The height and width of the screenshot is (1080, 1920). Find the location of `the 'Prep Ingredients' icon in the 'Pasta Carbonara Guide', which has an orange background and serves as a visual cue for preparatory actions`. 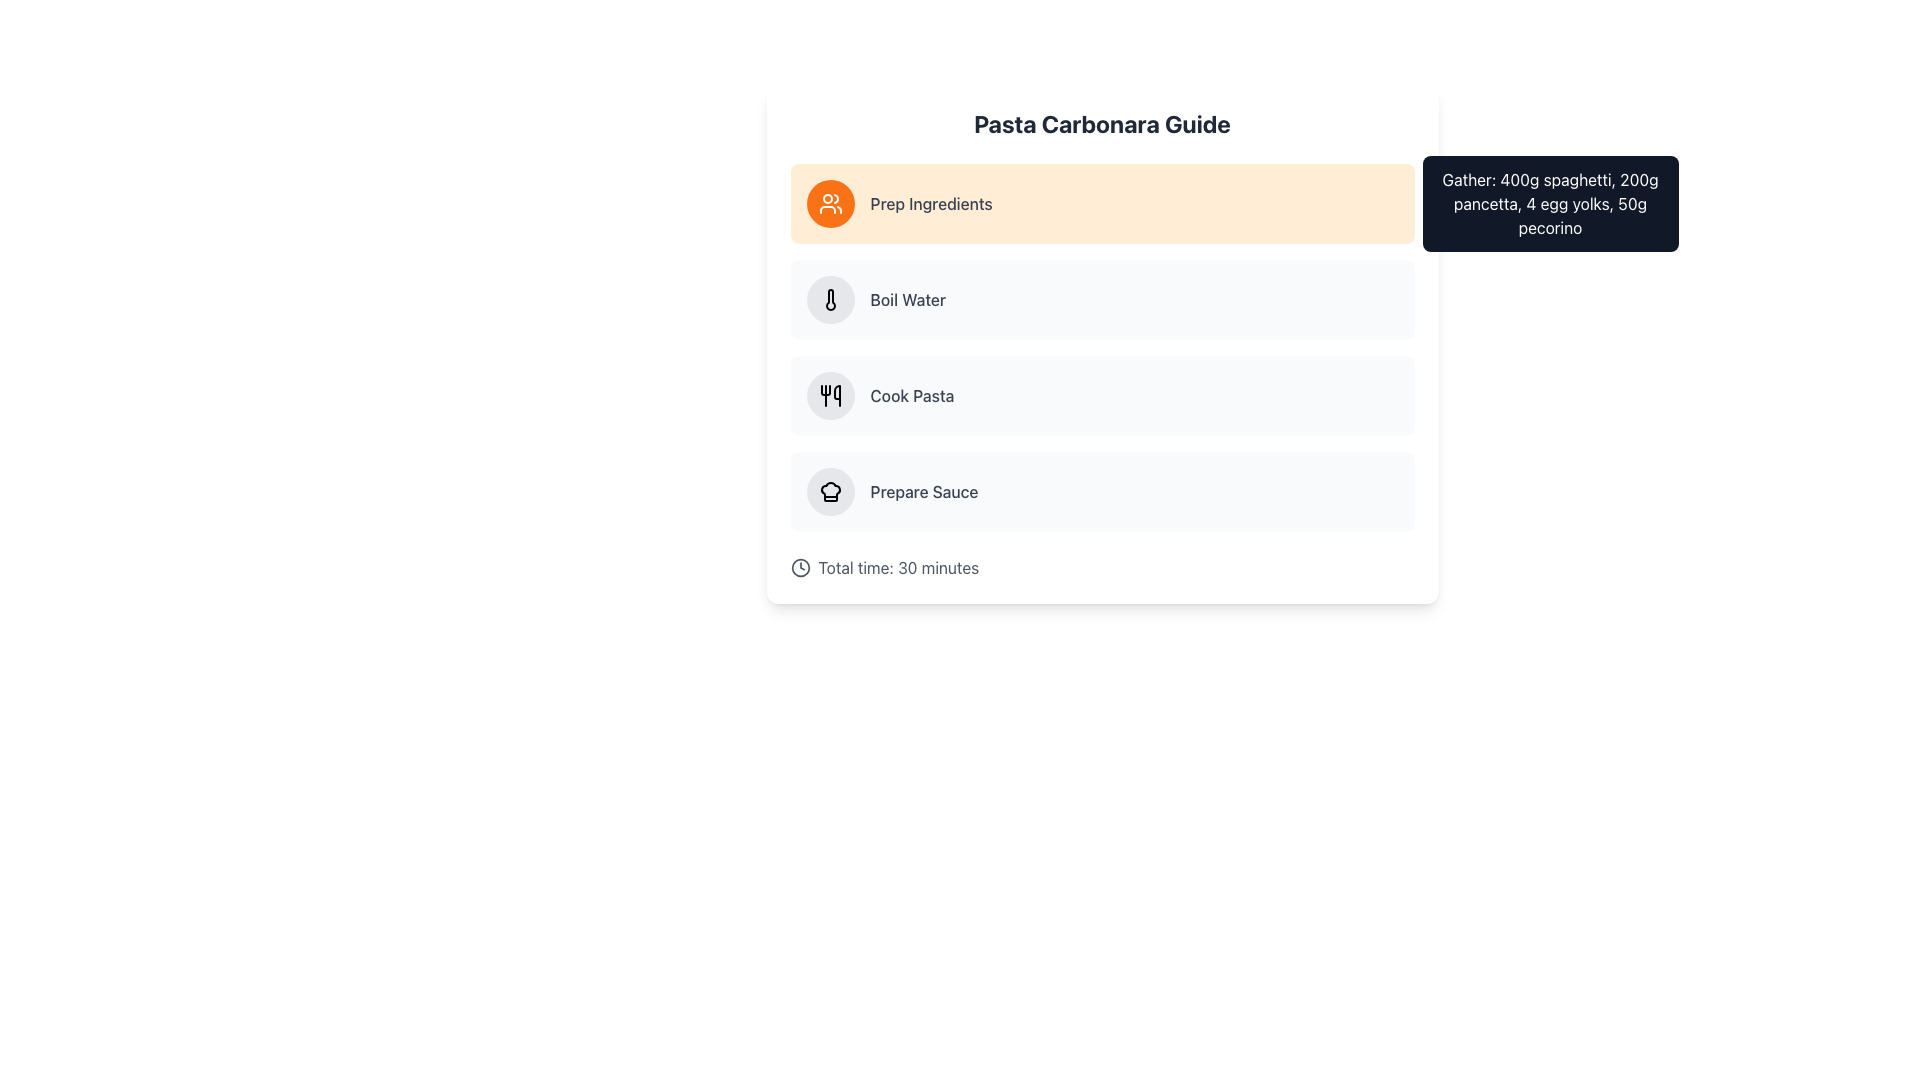

the 'Prep Ingredients' icon in the 'Pasta Carbonara Guide', which has an orange background and serves as a visual cue for preparatory actions is located at coordinates (830, 204).